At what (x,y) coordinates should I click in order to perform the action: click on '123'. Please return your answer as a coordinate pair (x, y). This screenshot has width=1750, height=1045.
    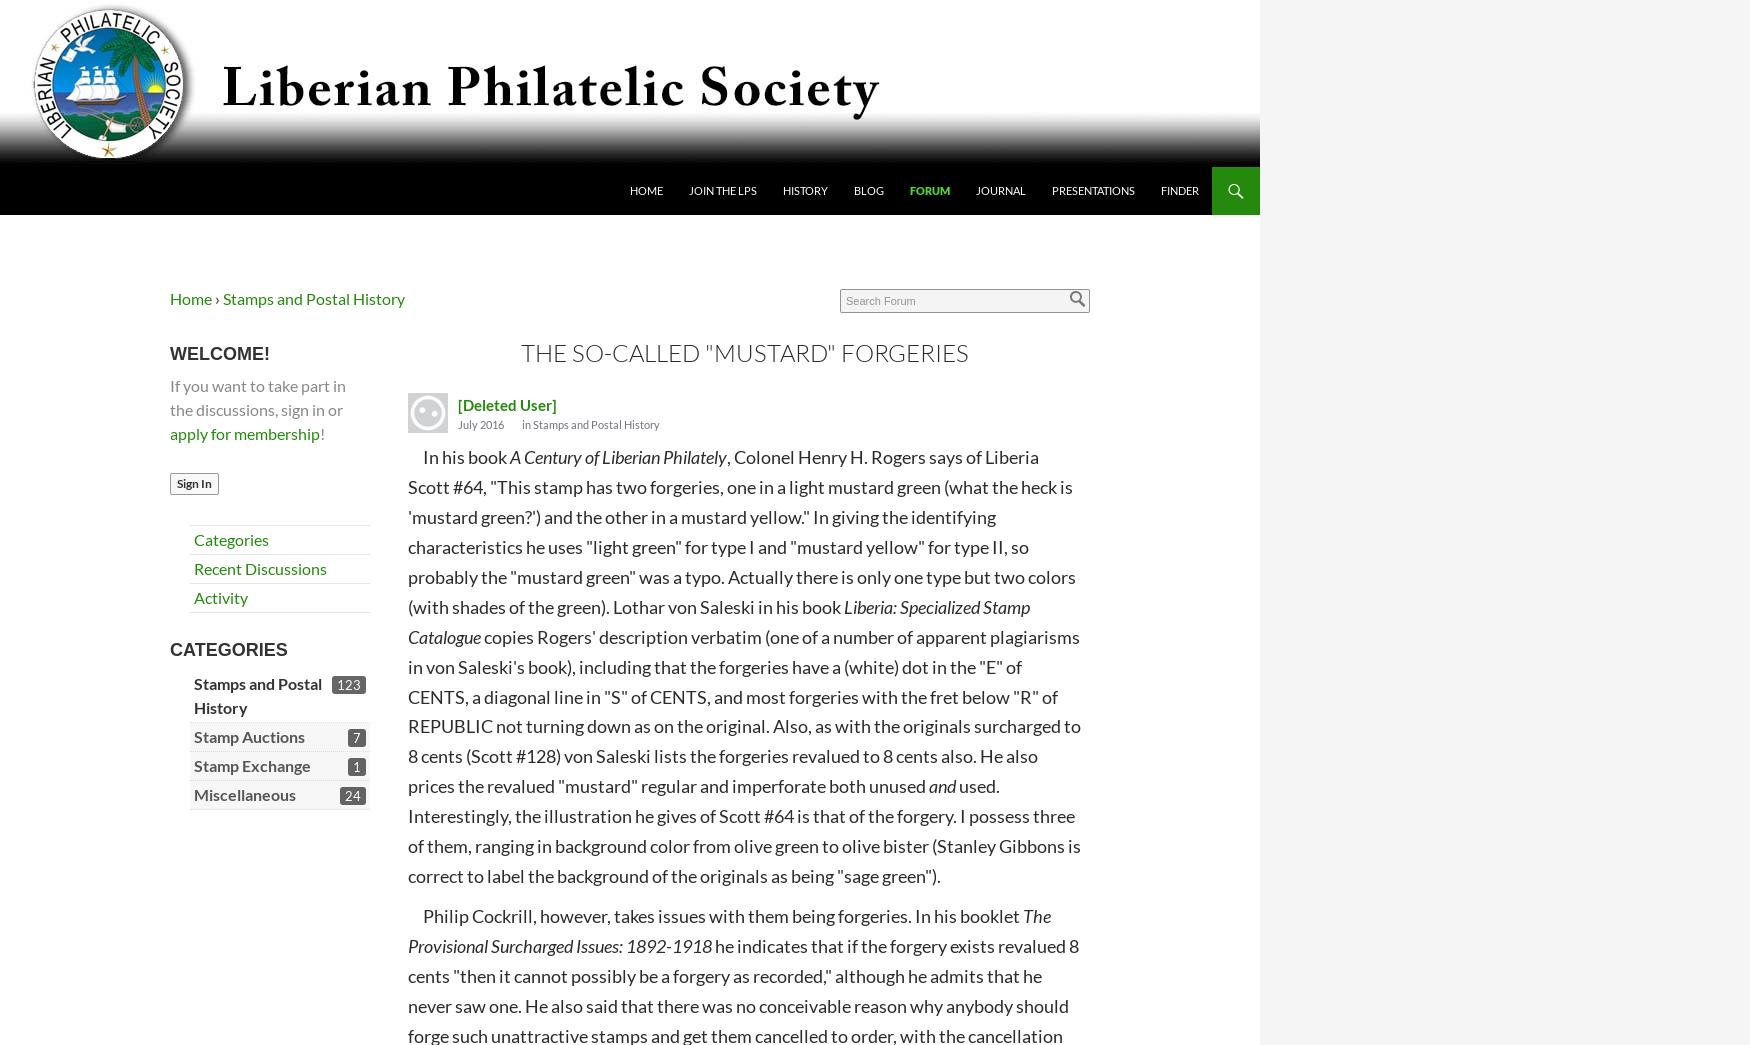
    Looking at the image, I should click on (336, 684).